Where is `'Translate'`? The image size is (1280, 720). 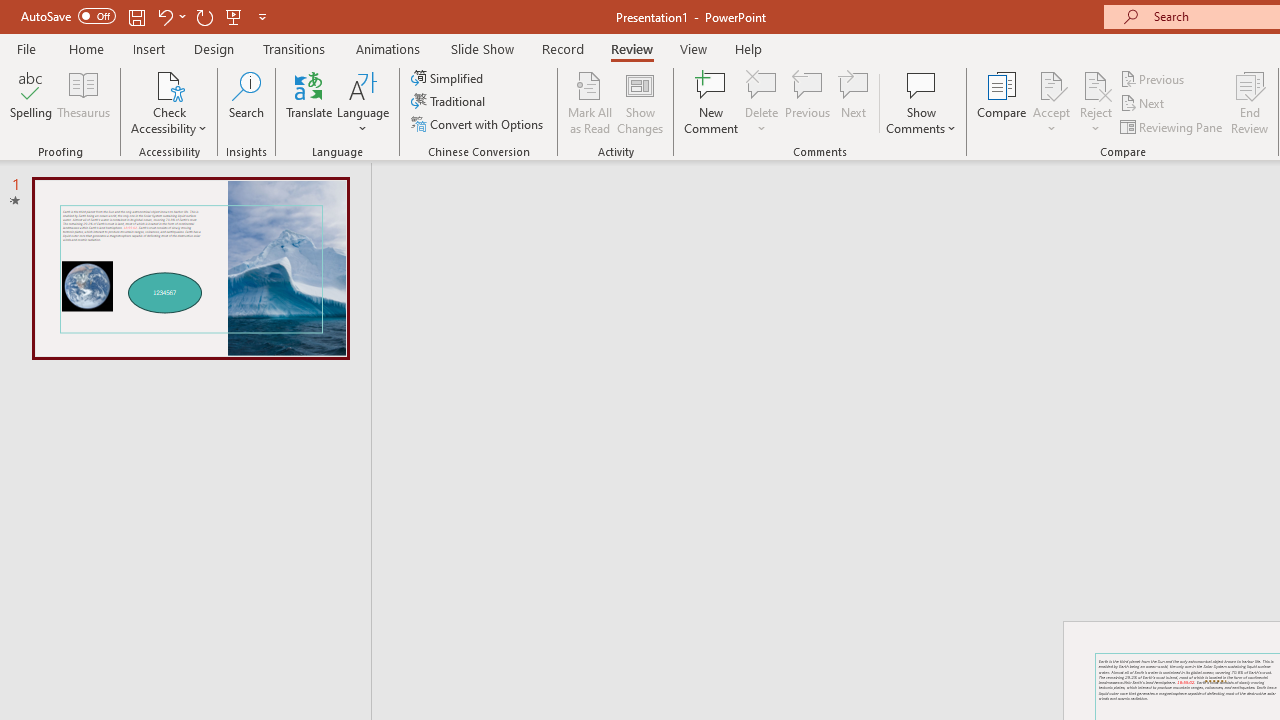
'Translate' is located at coordinates (308, 103).